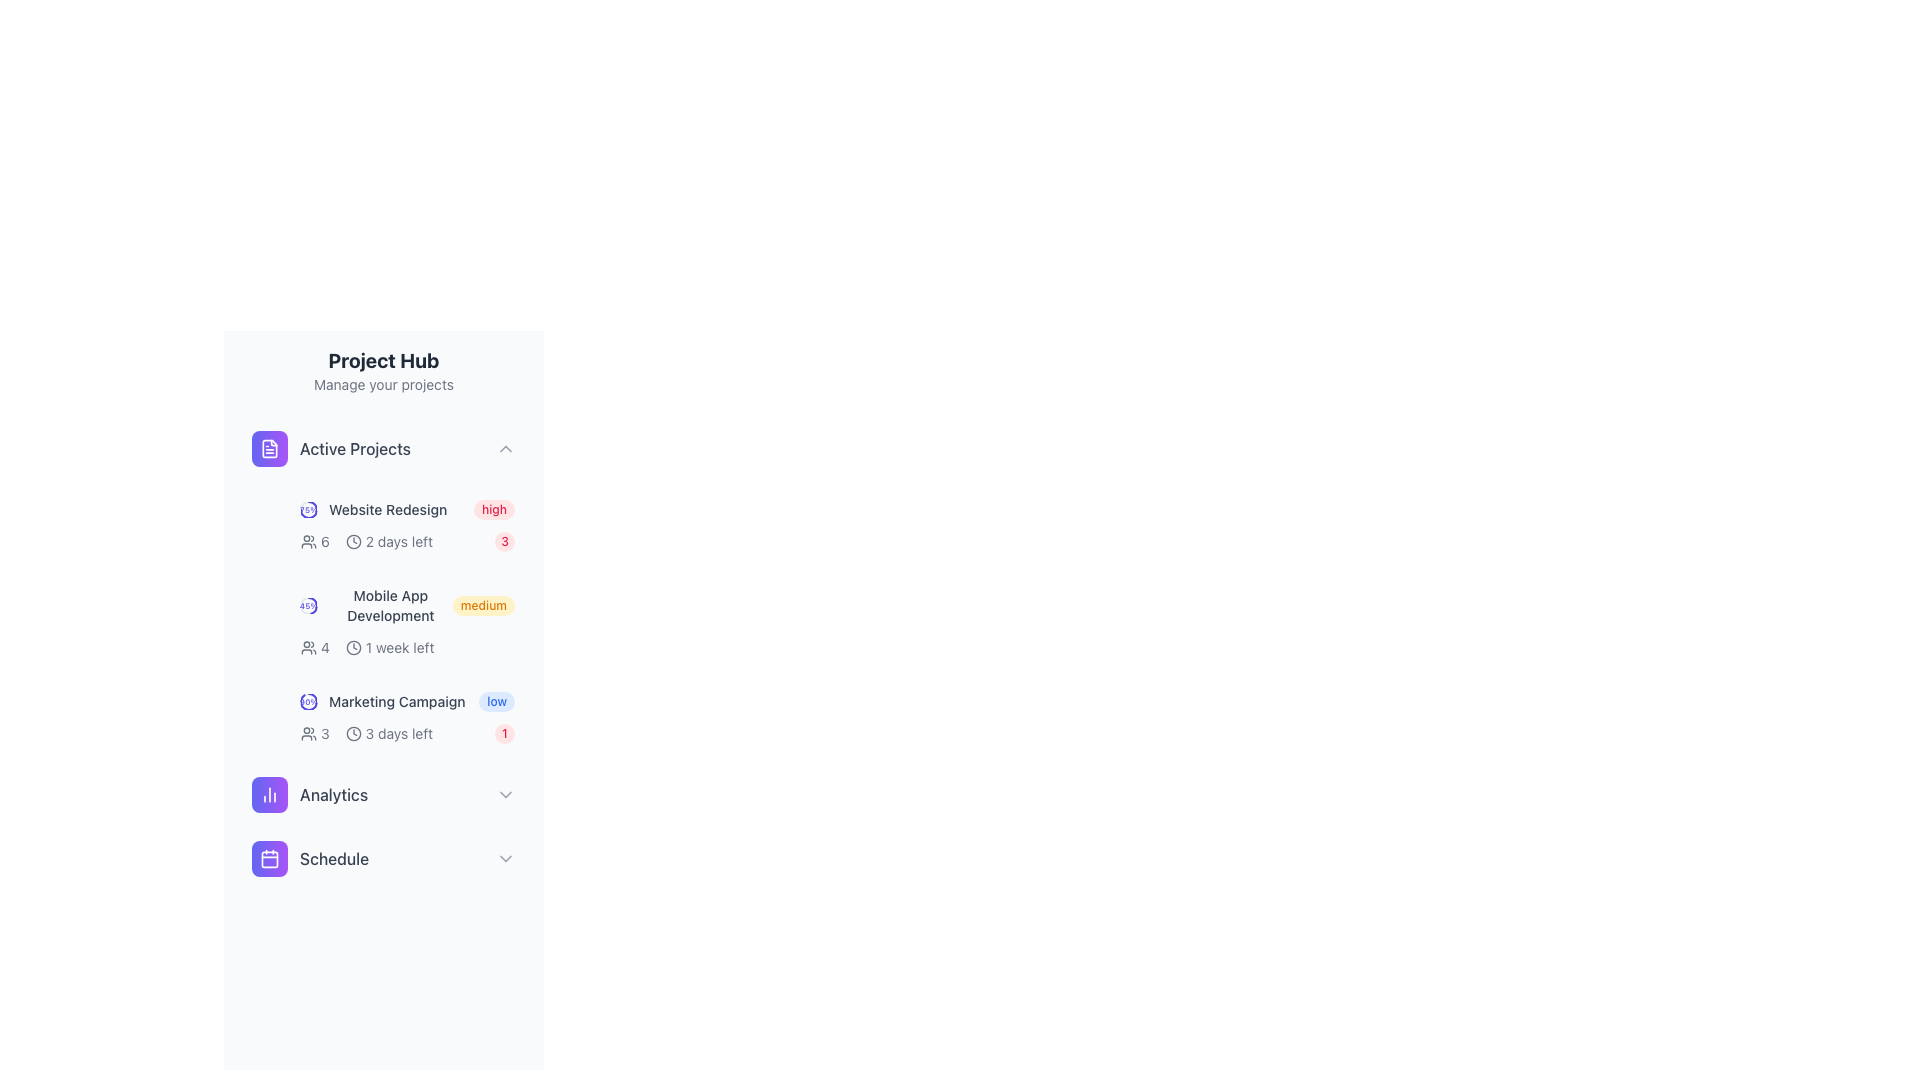  Describe the element at coordinates (353, 733) in the screenshot. I see `the small circular clock icon located to the left of the text '3 days left' in the 'Marketing Campaign' project entry, which is in the third position under the 'Active Projects' section` at that location.